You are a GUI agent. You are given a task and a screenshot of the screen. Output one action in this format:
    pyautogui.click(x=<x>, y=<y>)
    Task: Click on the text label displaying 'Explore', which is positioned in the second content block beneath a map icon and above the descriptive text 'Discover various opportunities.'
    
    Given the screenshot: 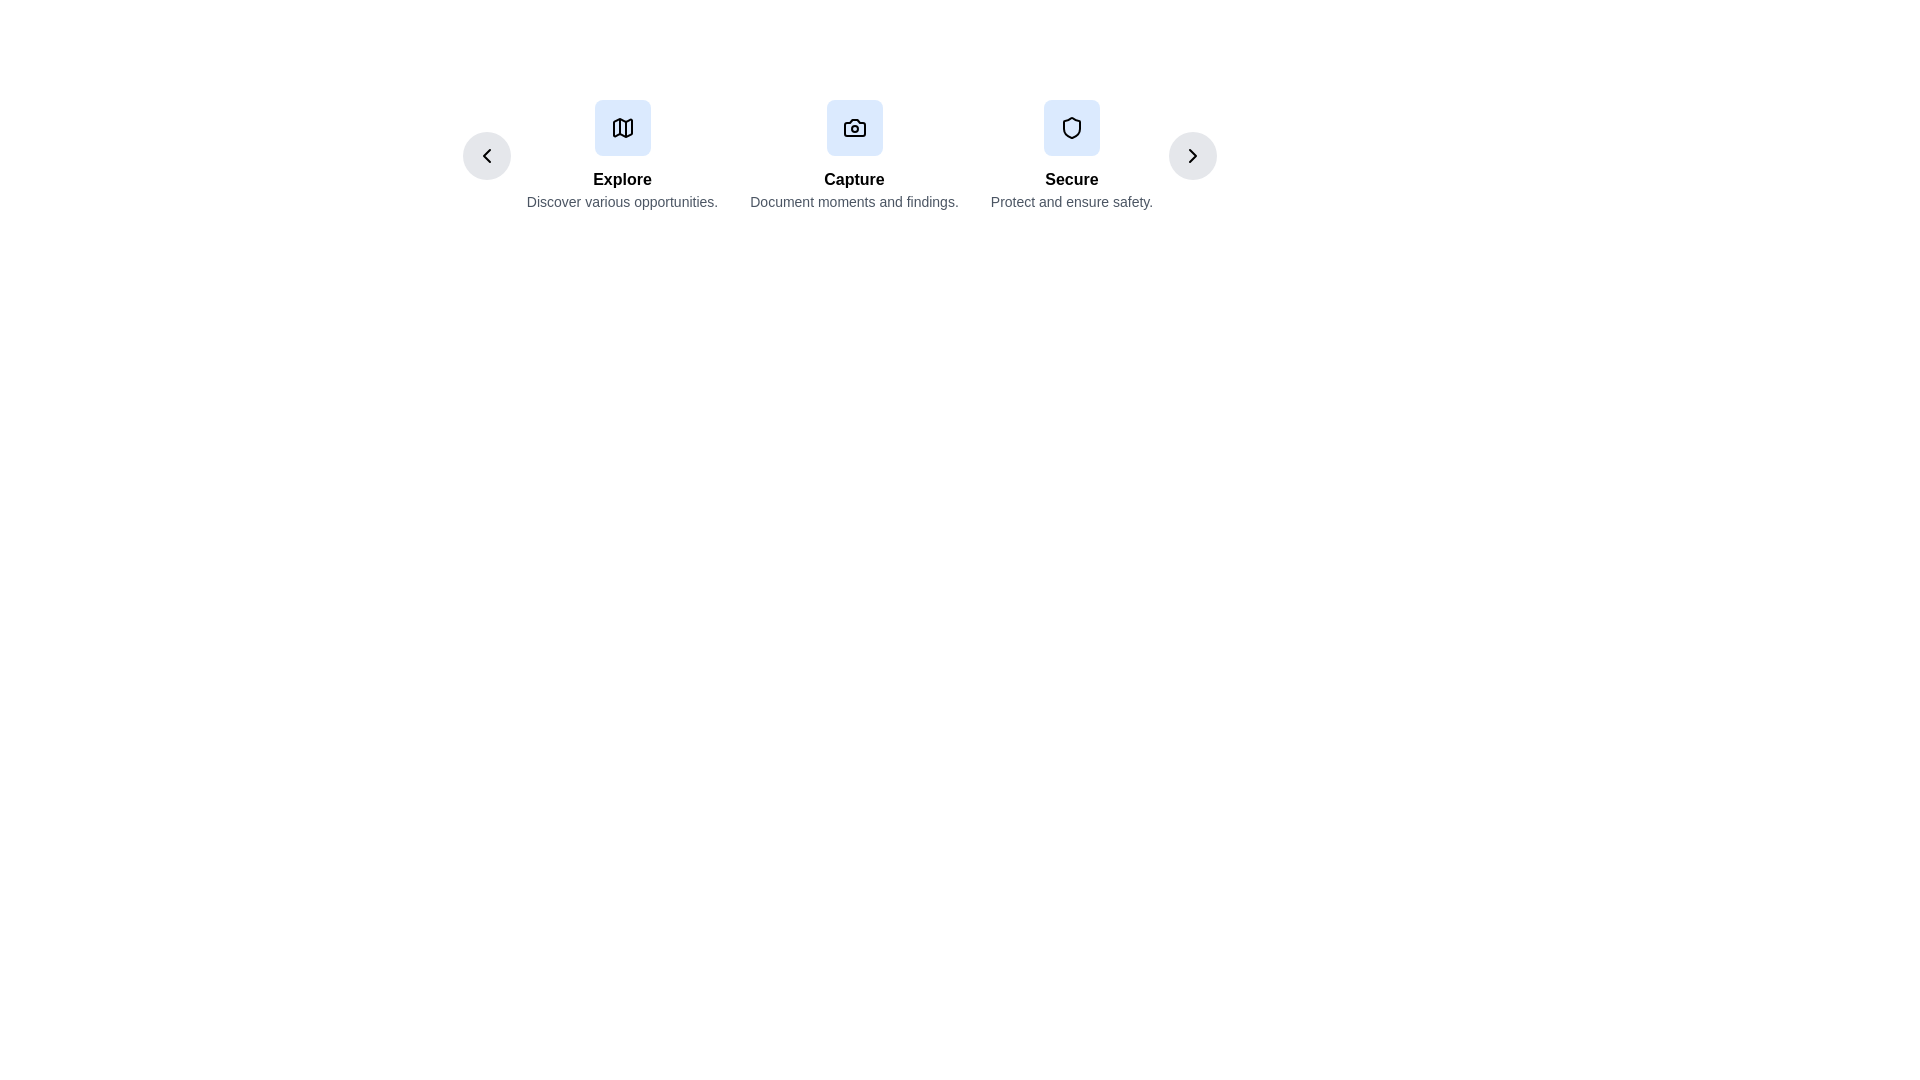 What is the action you would take?
    pyautogui.click(x=621, y=180)
    